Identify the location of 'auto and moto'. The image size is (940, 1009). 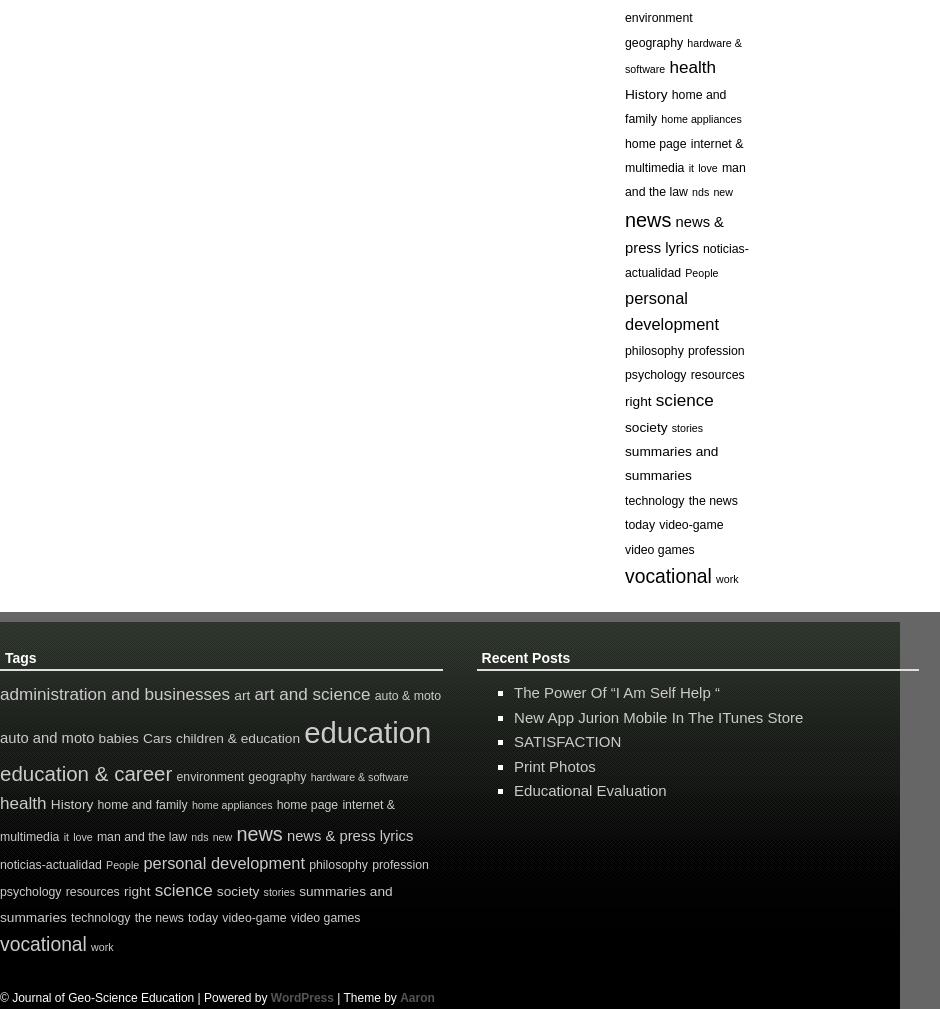
(46, 737).